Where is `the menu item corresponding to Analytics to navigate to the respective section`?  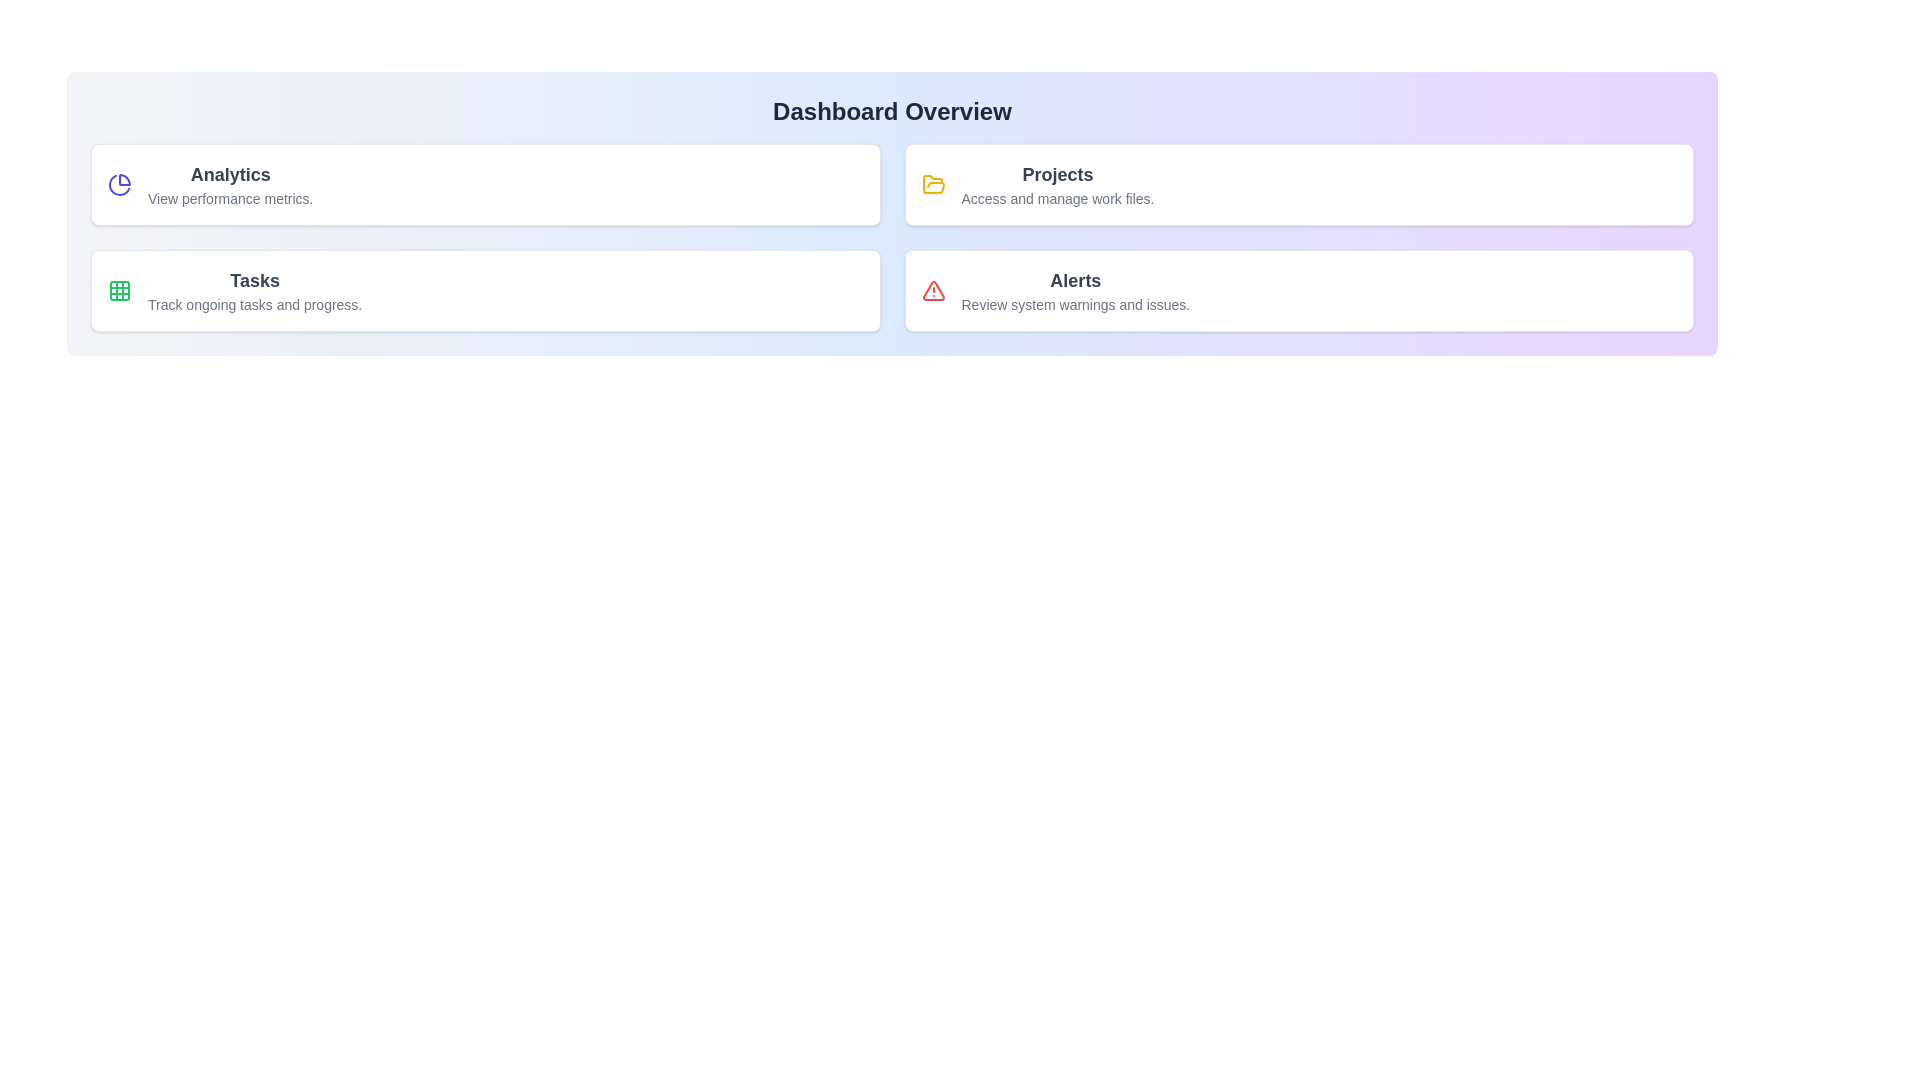 the menu item corresponding to Analytics to navigate to the respective section is located at coordinates (485, 185).